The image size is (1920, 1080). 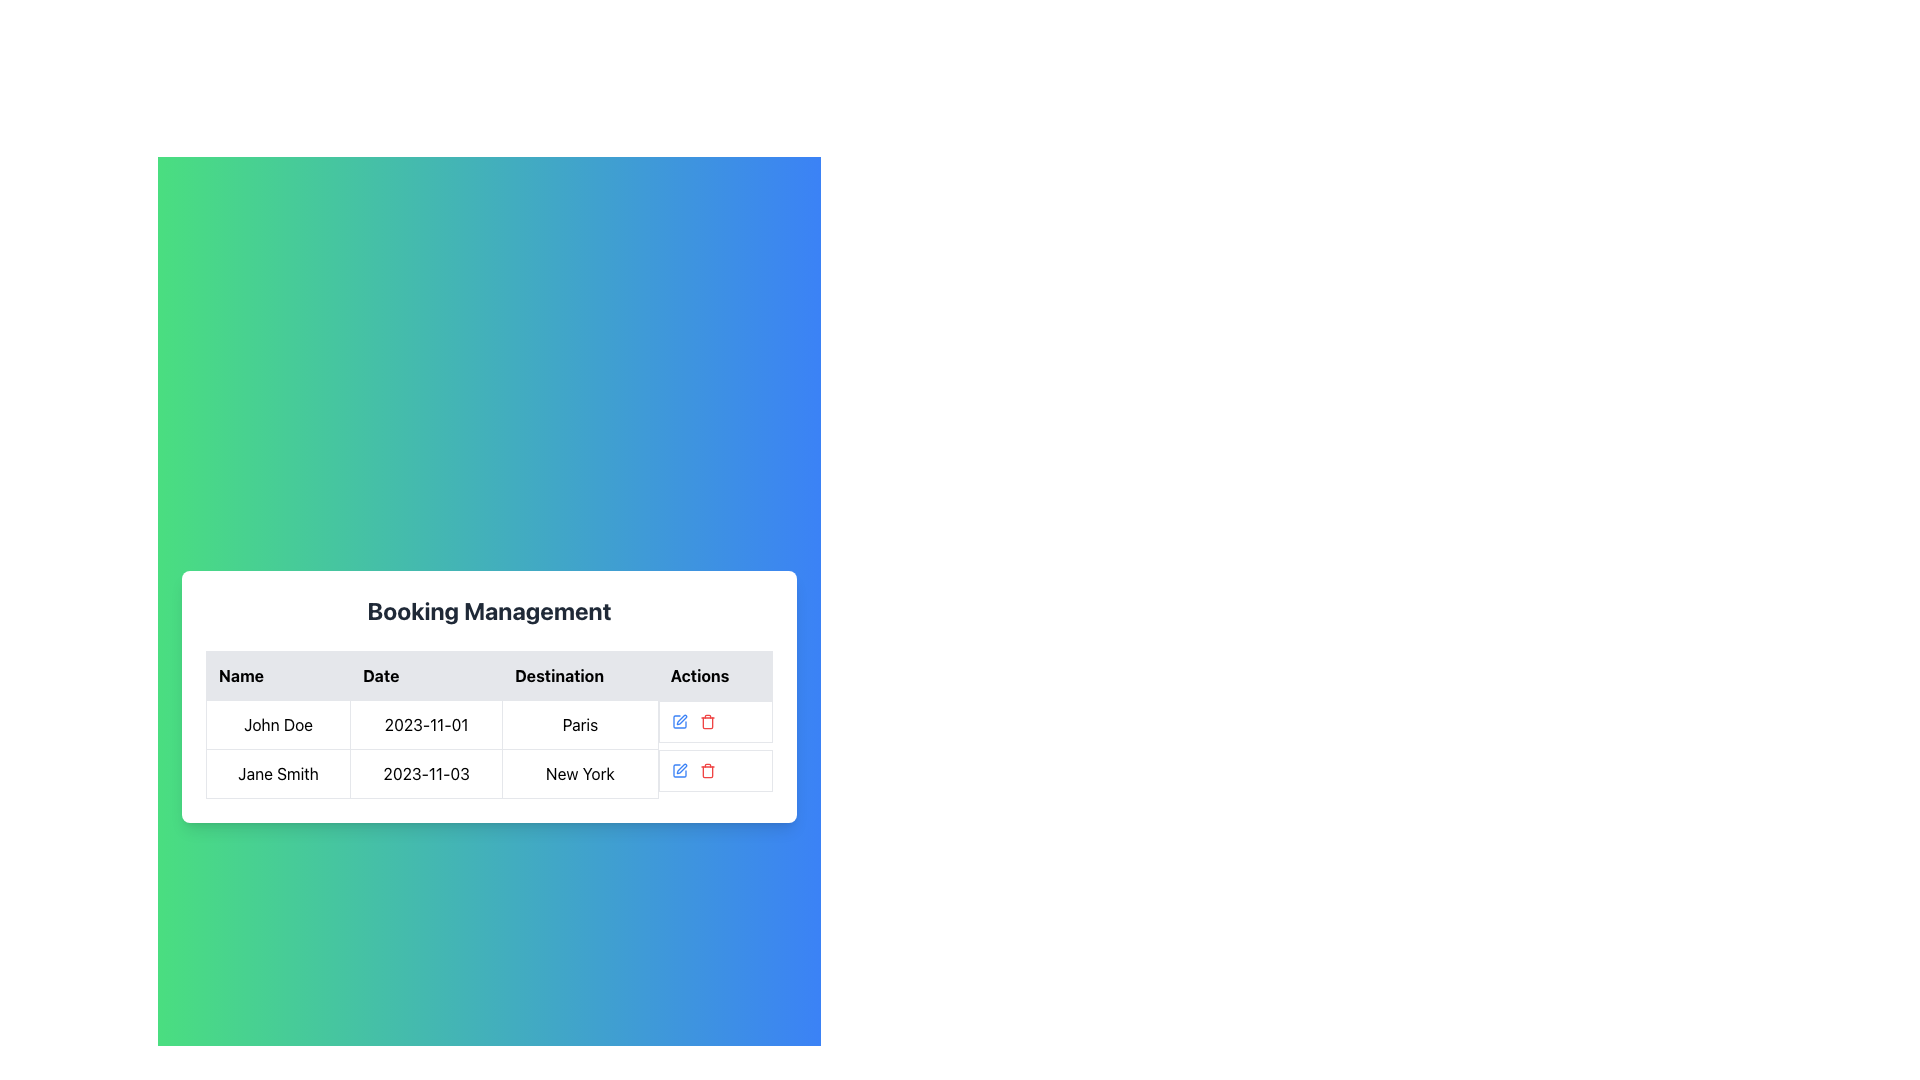 I want to click on the delete icon button located at the far right of the second row in the 'Actions' column of the table, so click(x=707, y=721).